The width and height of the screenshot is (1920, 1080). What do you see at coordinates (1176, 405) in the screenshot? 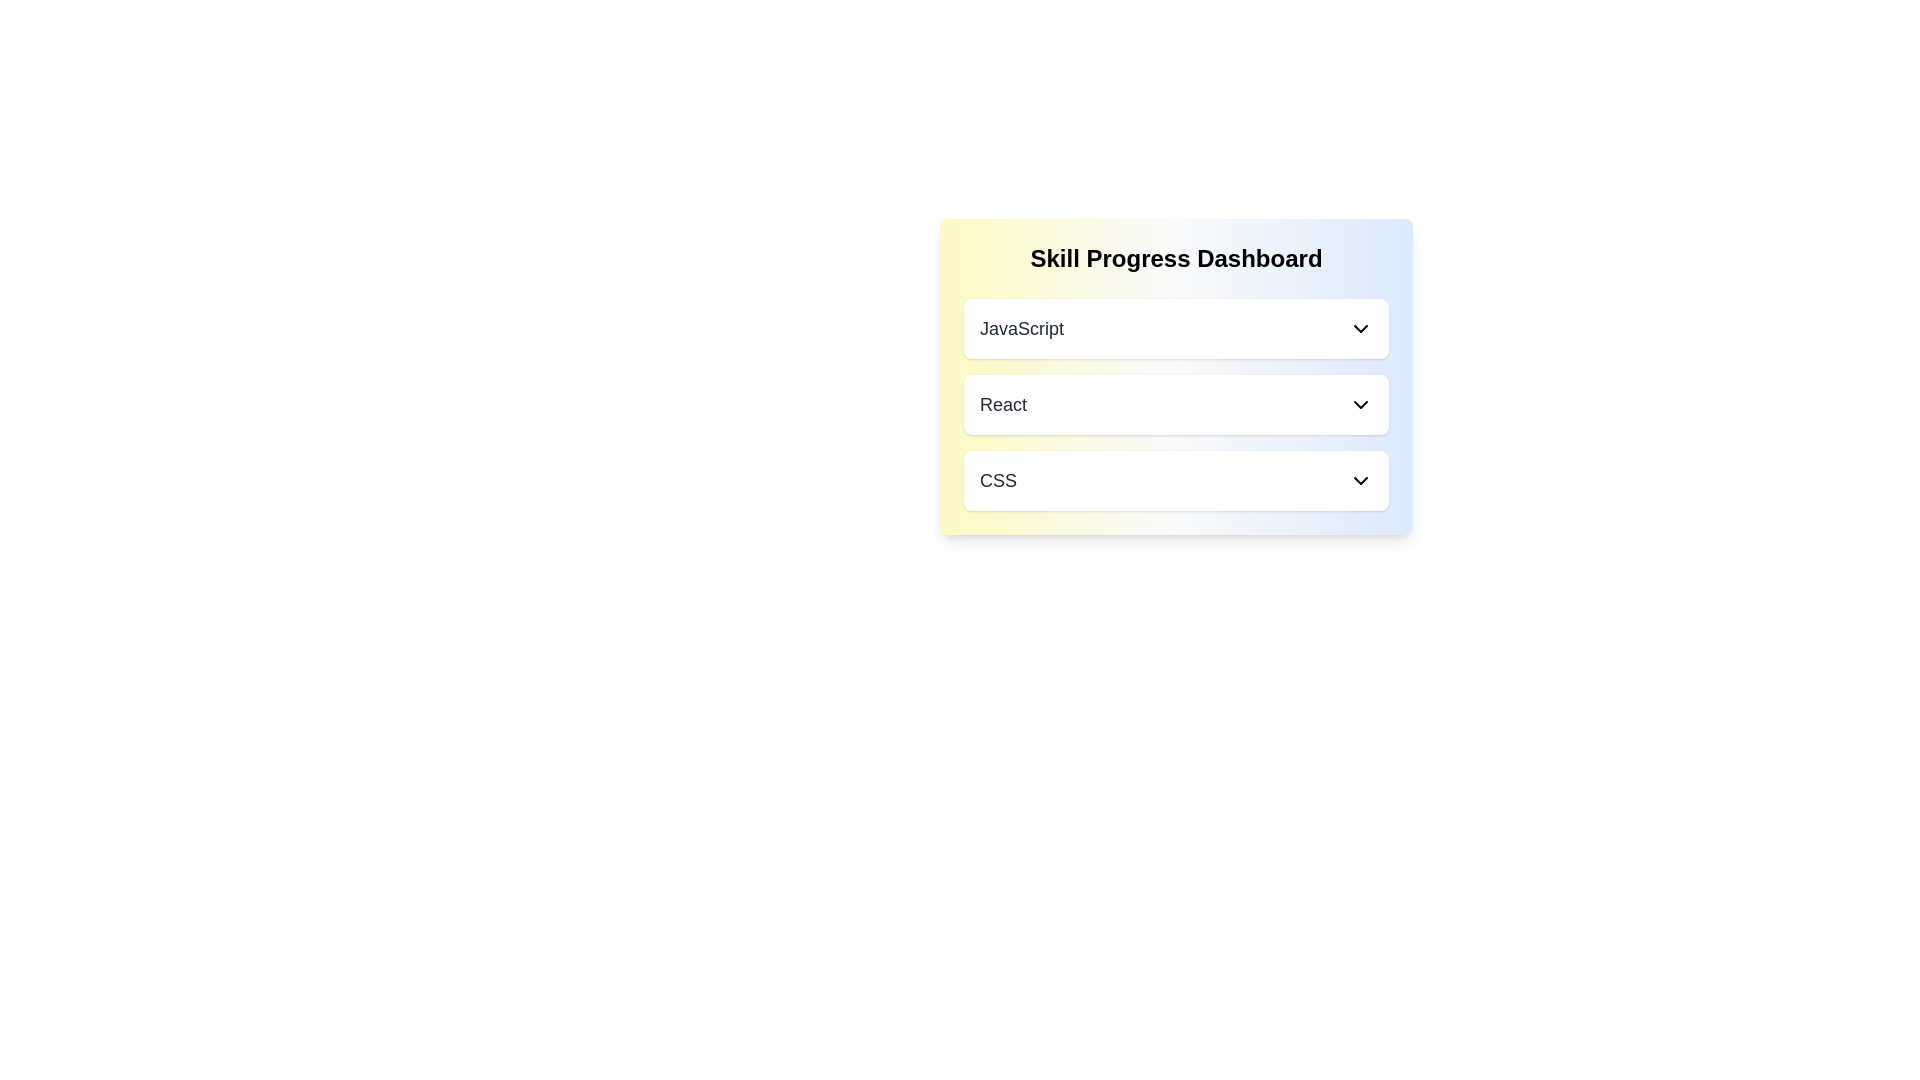
I see `the selectable skill card labeled 'React' in the Skill Progress Dashboard` at bounding box center [1176, 405].